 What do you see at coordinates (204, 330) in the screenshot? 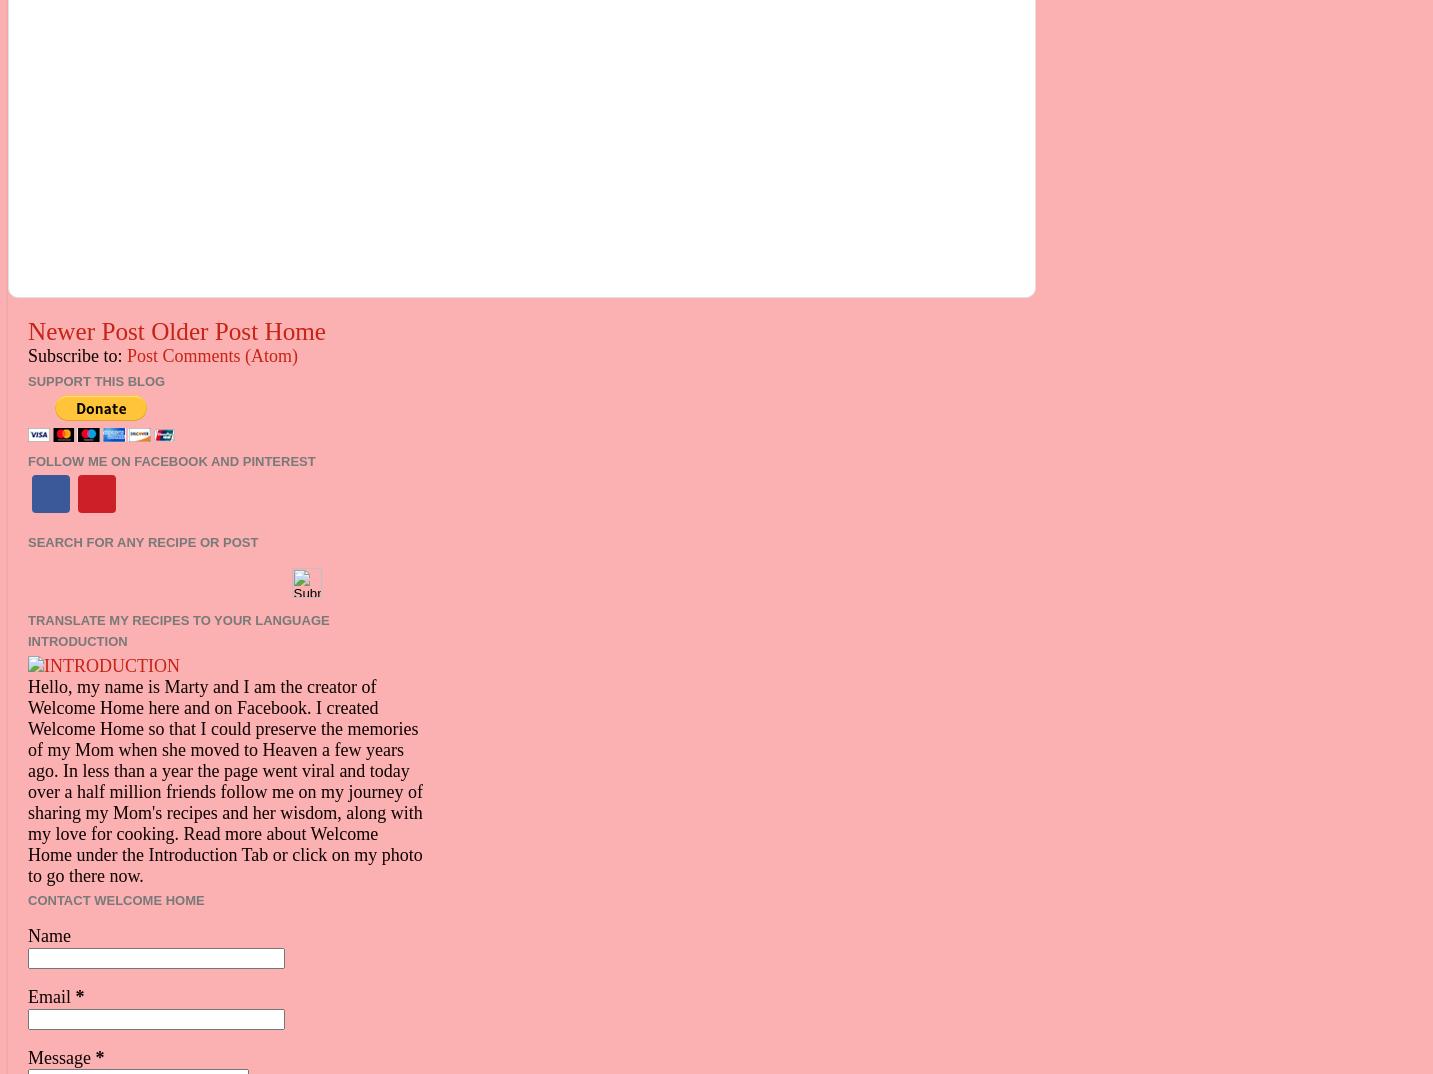
I see `'Older Post'` at bounding box center [204, 330].